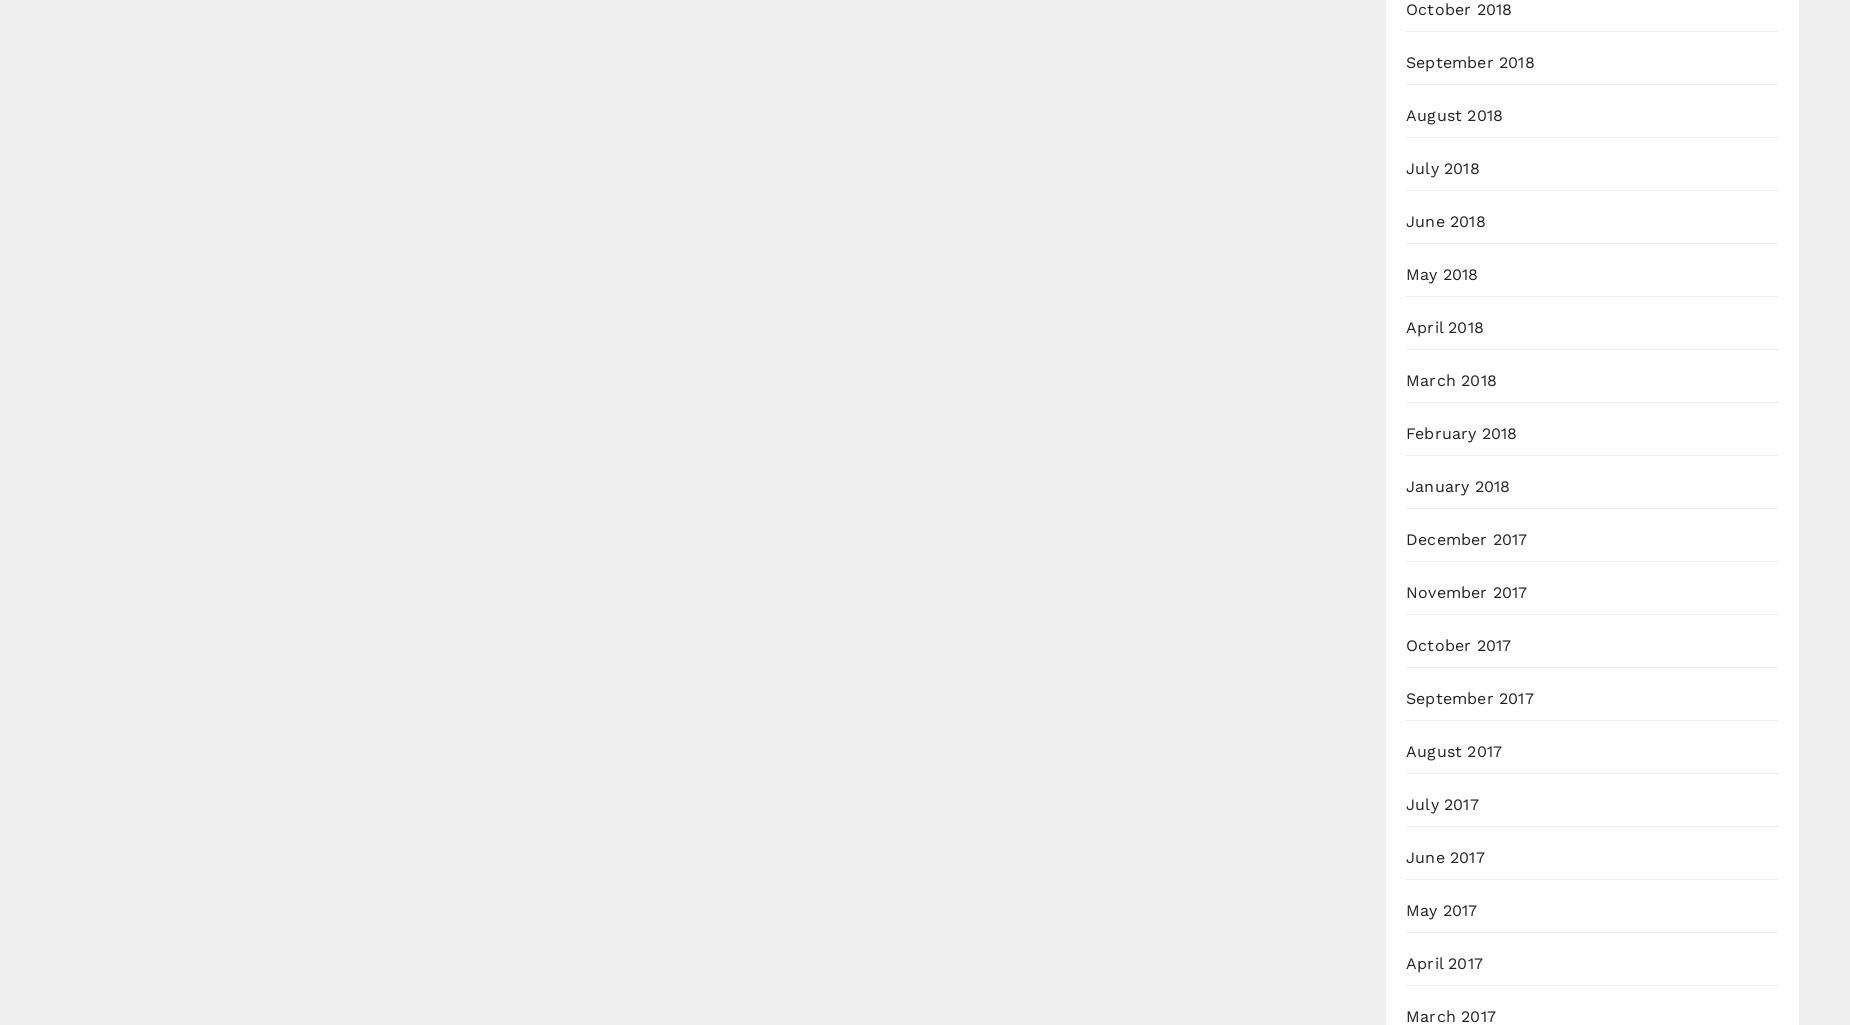 The width and height of the screenshot is (1850, 1025). I want to click on 'April 2017', so click(1444, 963).